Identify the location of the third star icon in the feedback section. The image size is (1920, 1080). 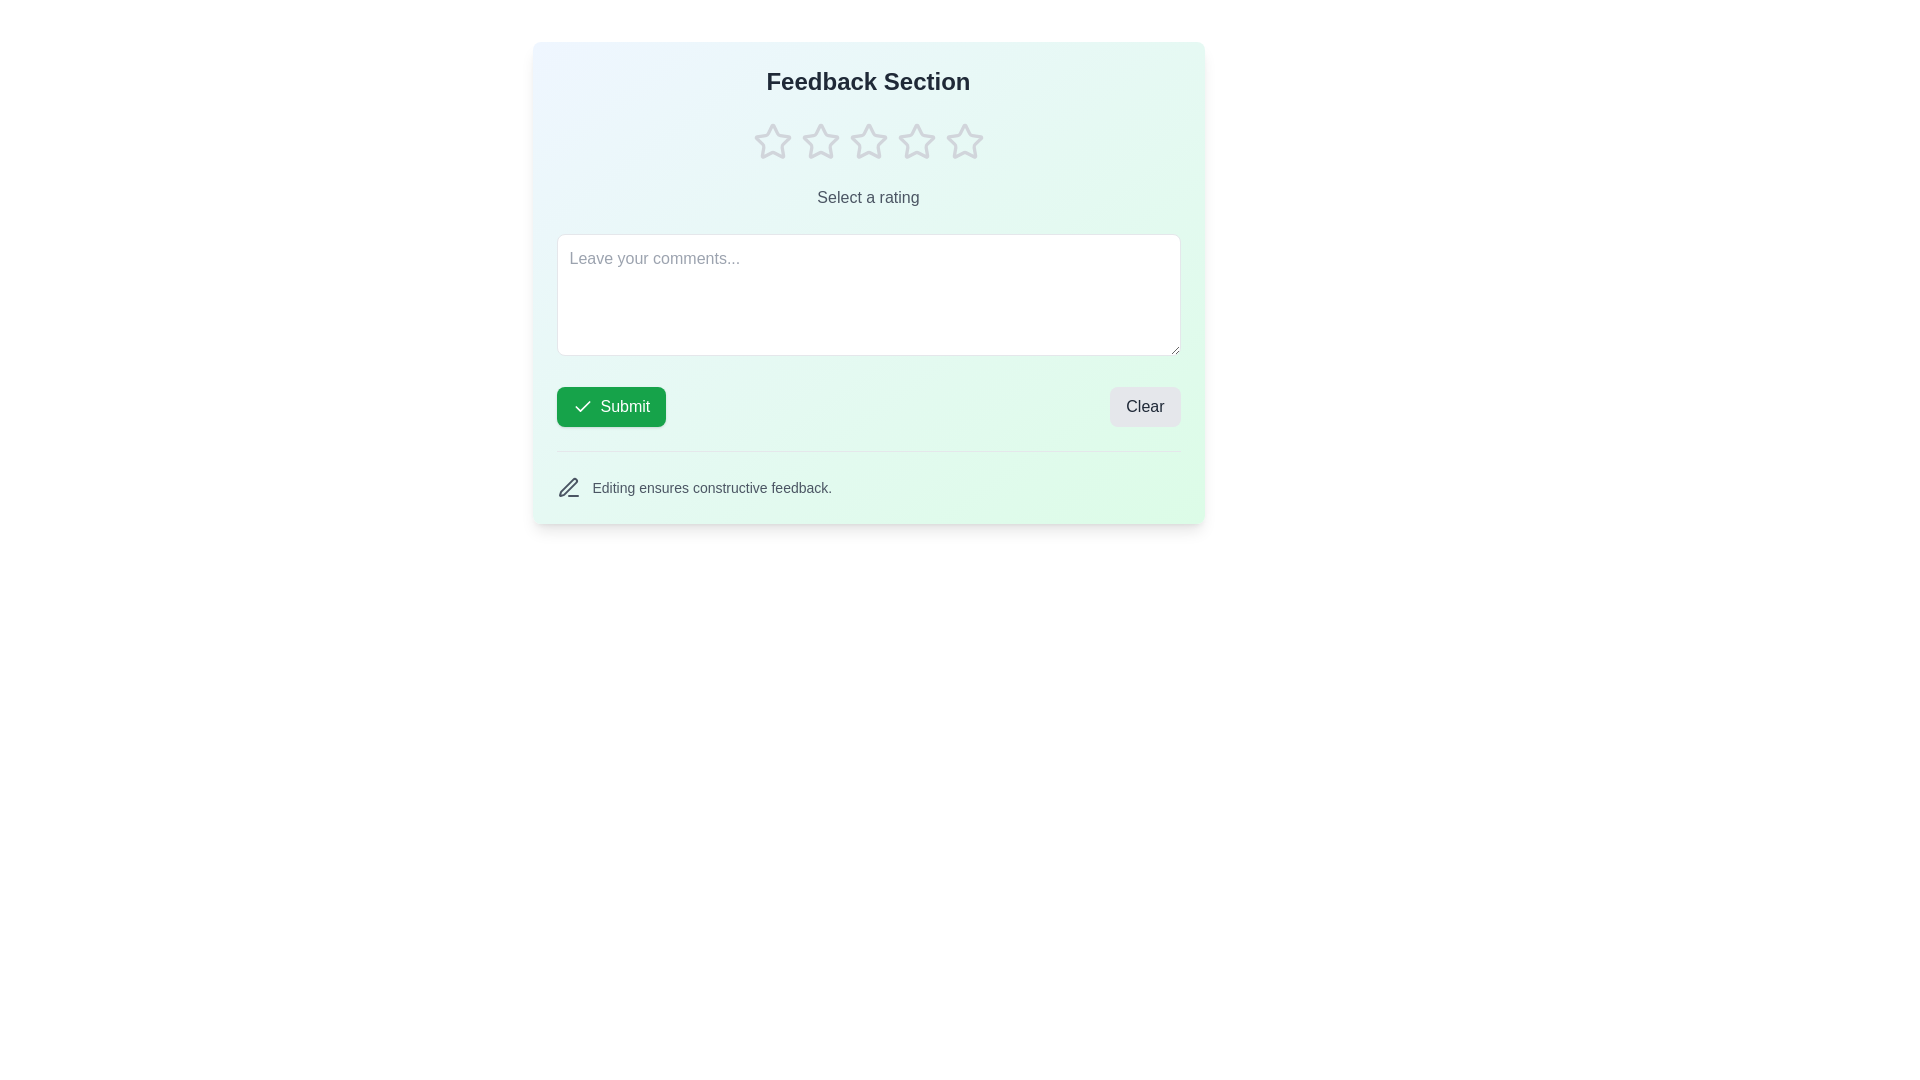
(915, 140).